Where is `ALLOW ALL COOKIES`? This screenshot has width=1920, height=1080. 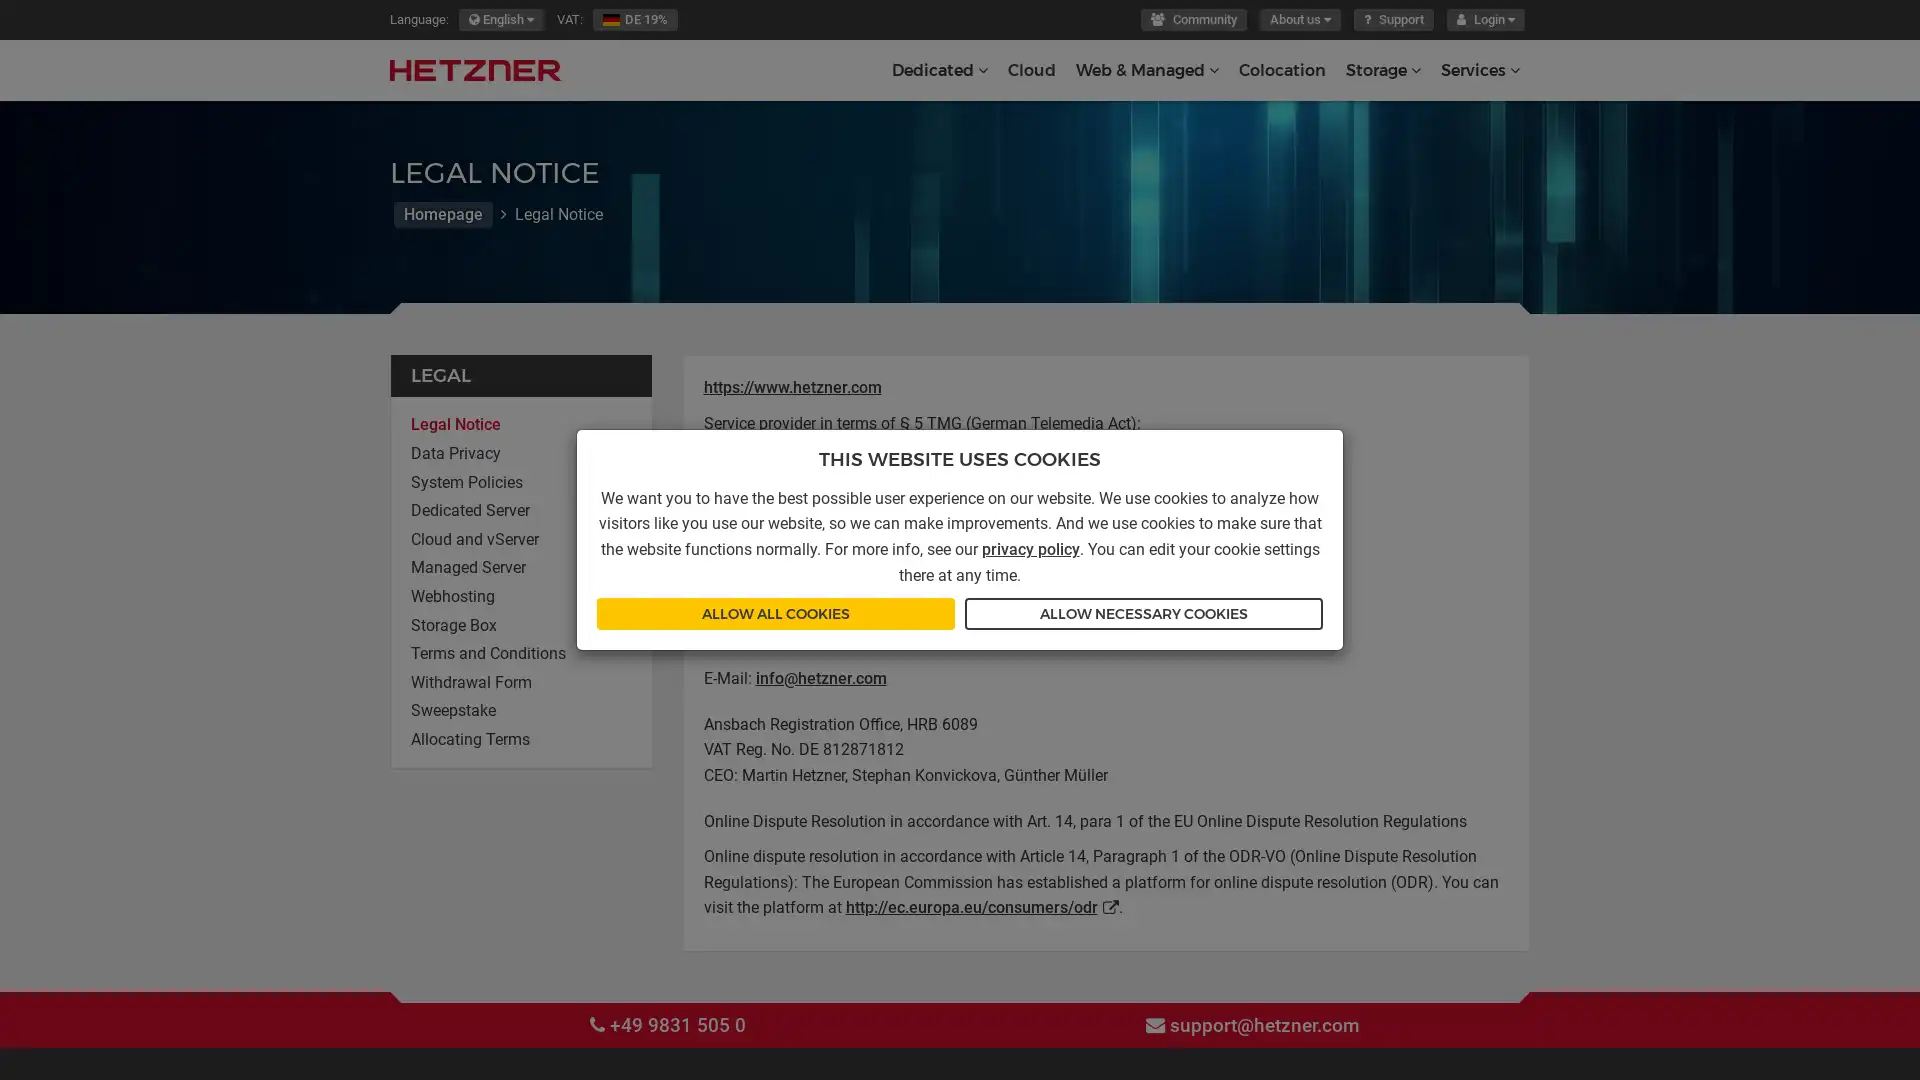
ALLOW ALL COOKIES is located at coordinates (775, 612).